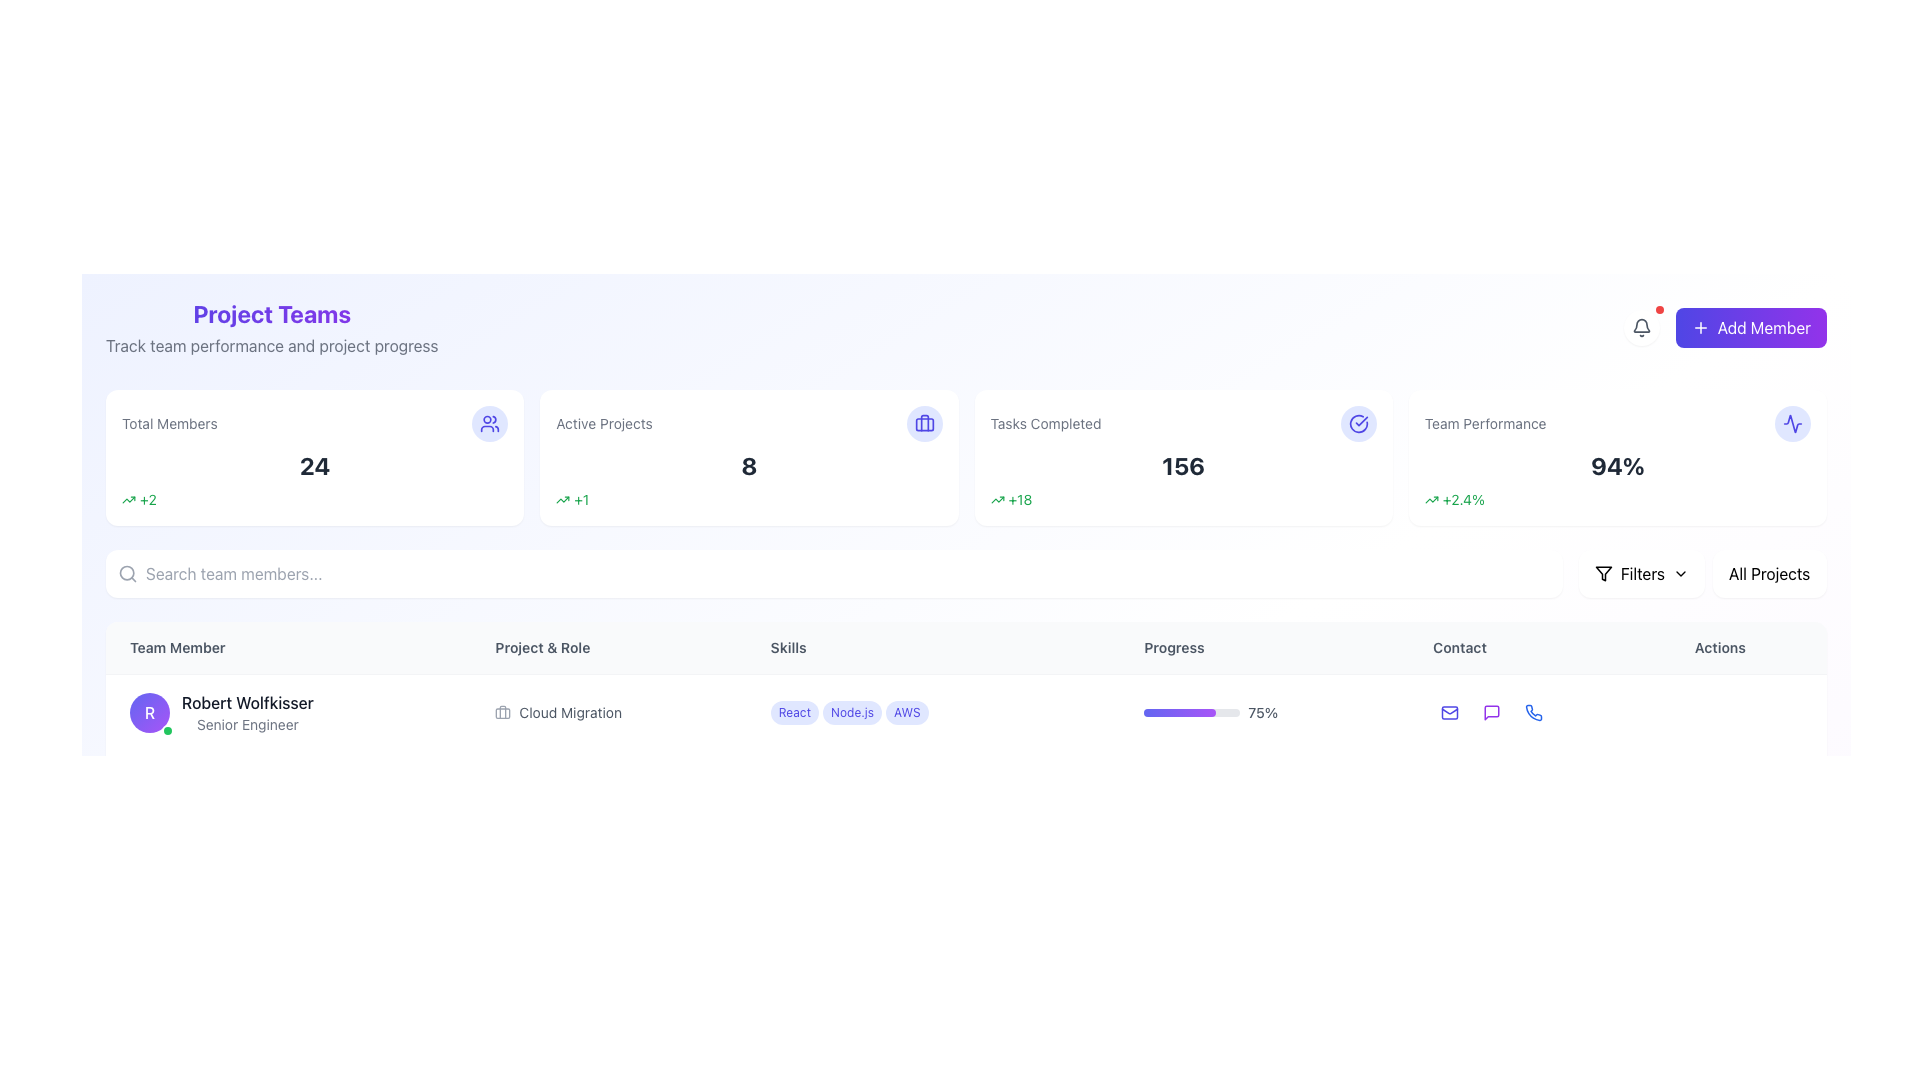  What do you see at coordinates (271, 326) in the screenshot?
I see `the Text Block with Subtitle that displays 'Project Teams' and 'Track team performance and project progress', located at the top-left corner of the interface beneath the header area` at bounding box center [271, 326].